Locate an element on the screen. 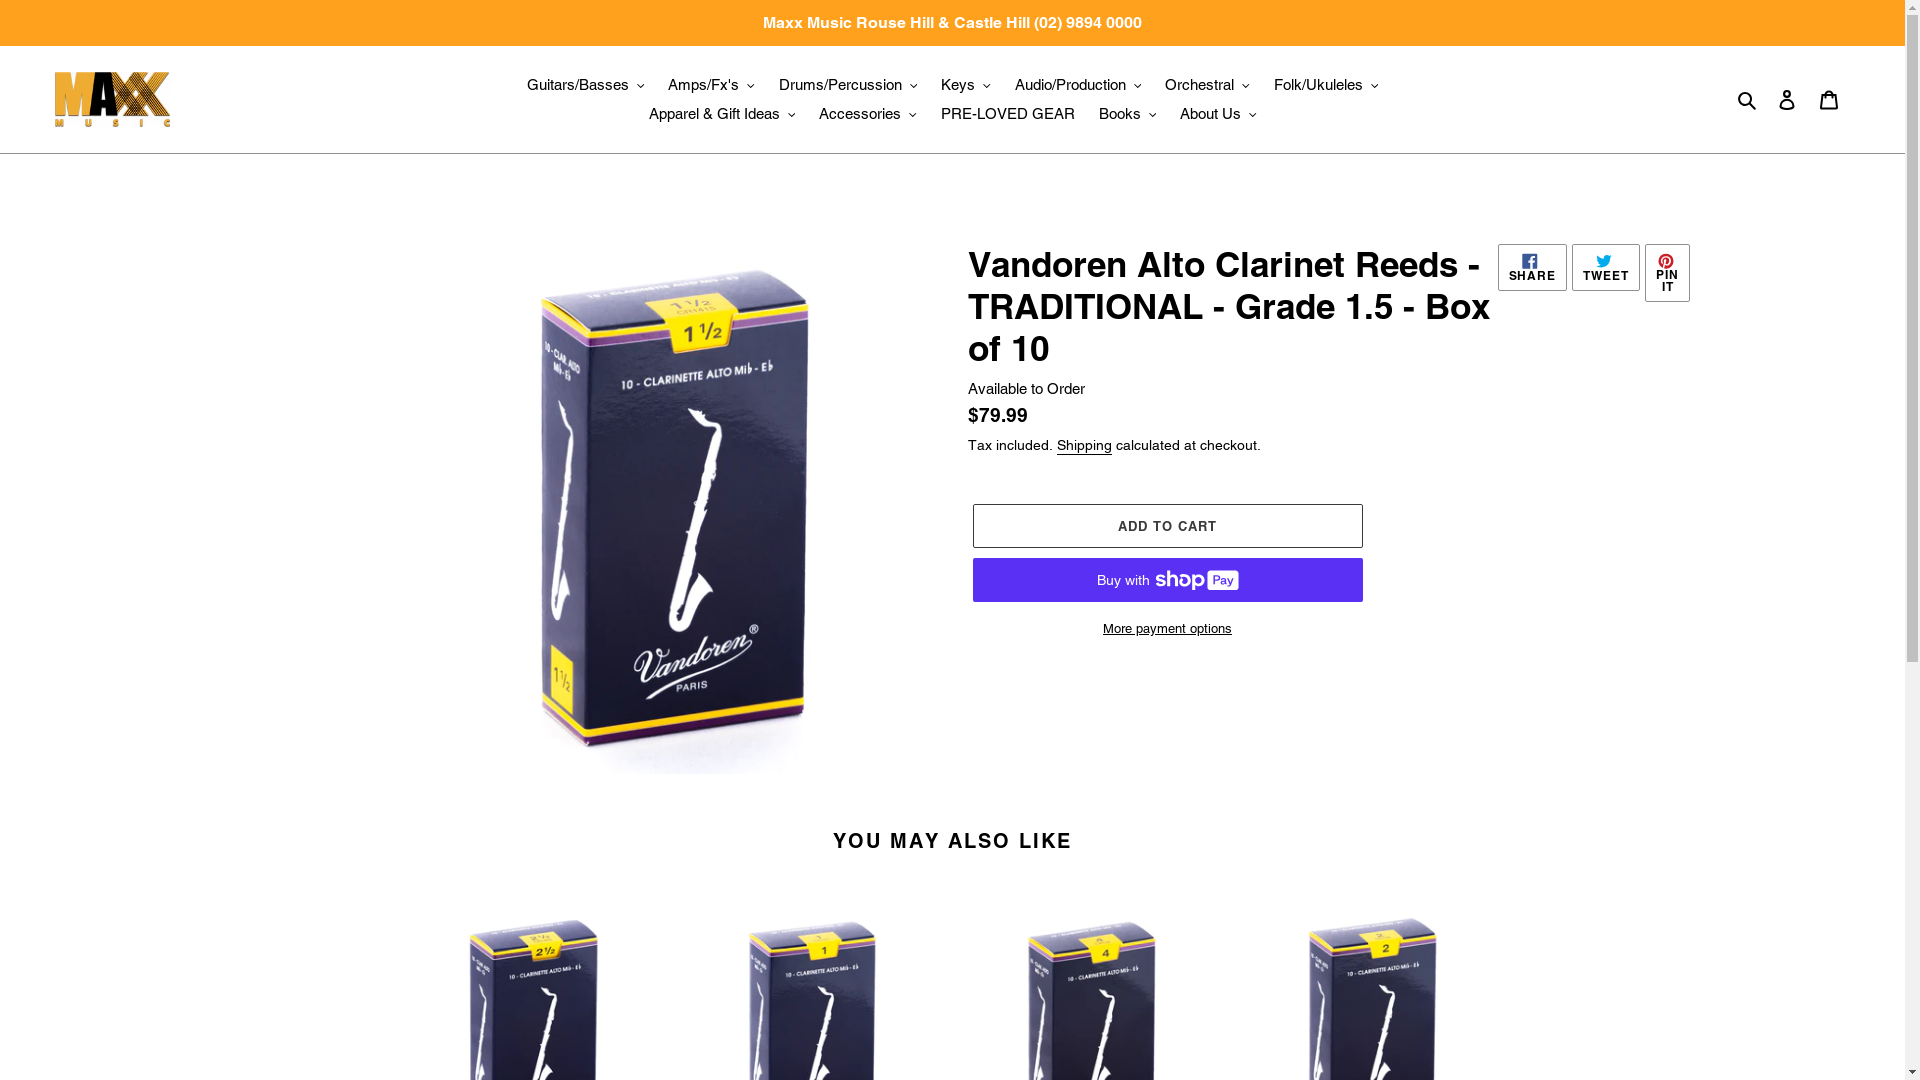  'Books' is located at coordinates (1127, 114).